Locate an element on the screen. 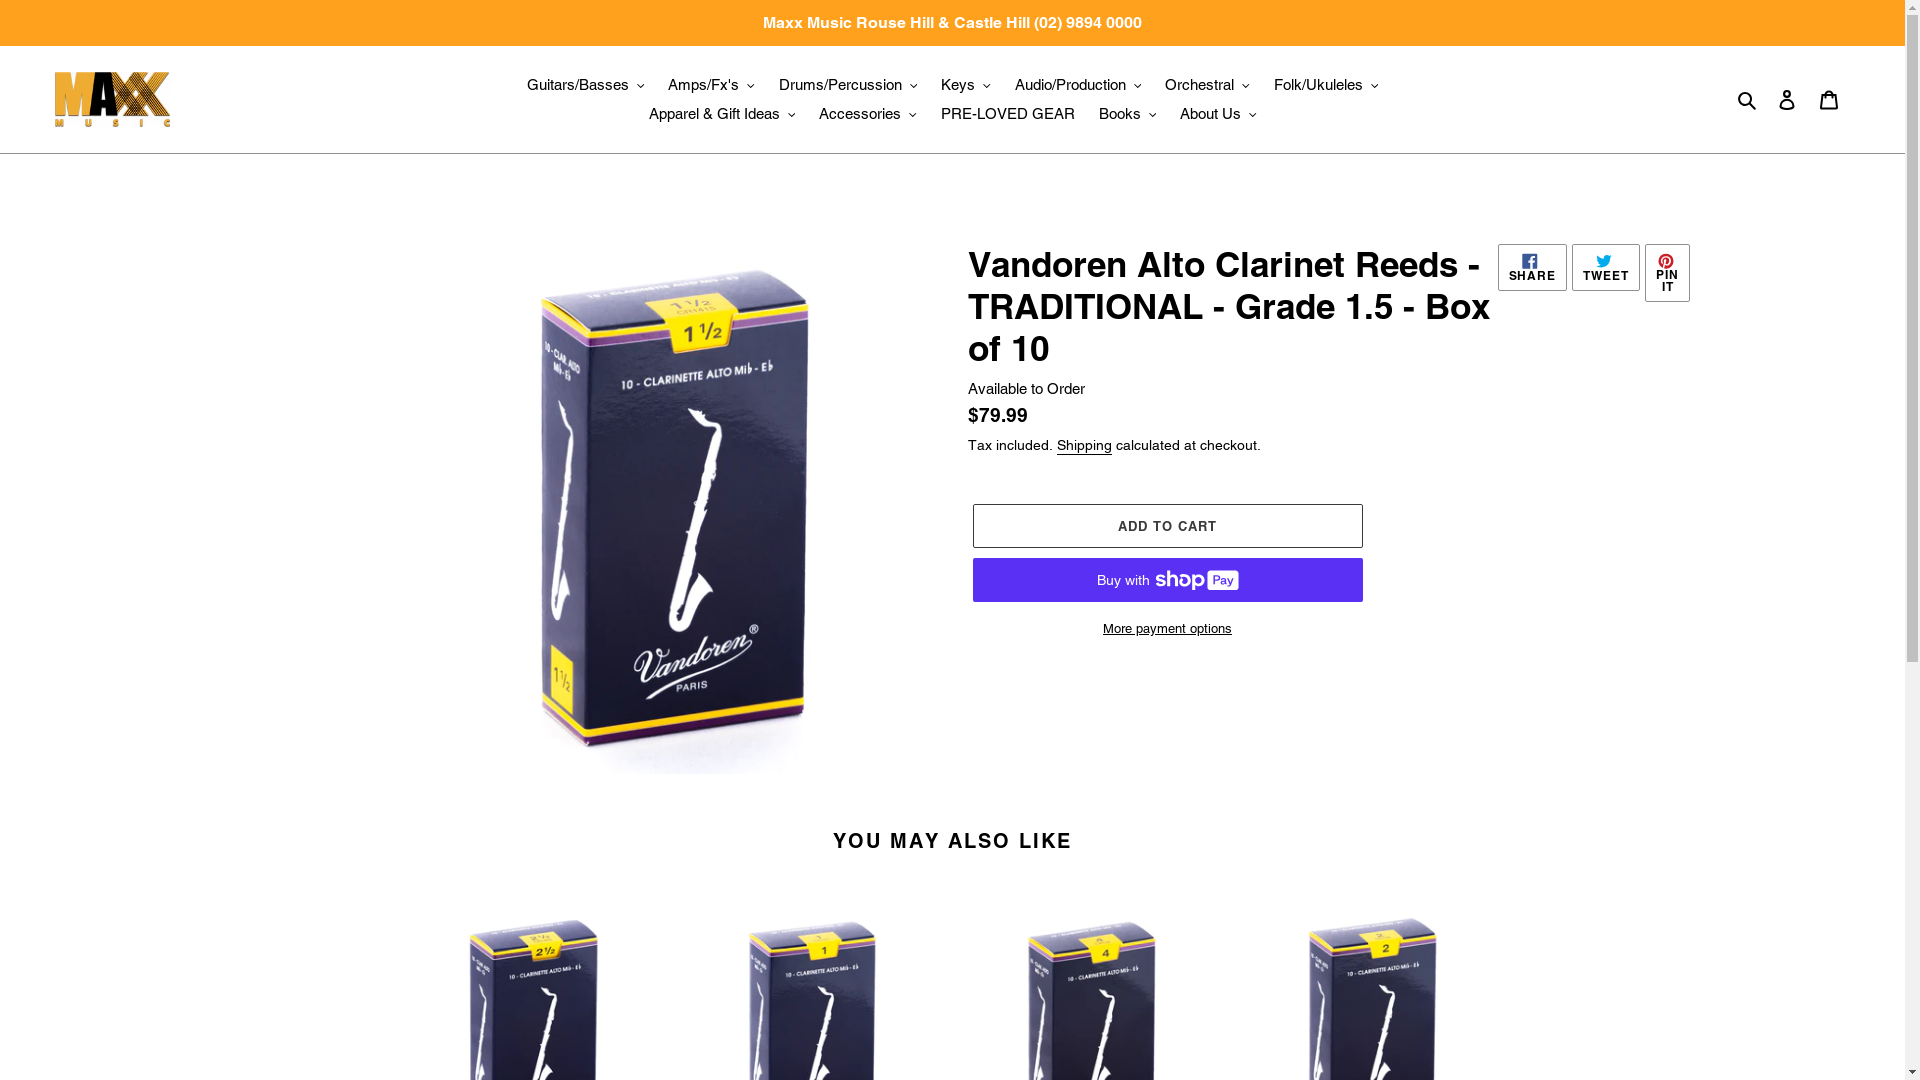  'Books' is located at coordinates (1127, 114).